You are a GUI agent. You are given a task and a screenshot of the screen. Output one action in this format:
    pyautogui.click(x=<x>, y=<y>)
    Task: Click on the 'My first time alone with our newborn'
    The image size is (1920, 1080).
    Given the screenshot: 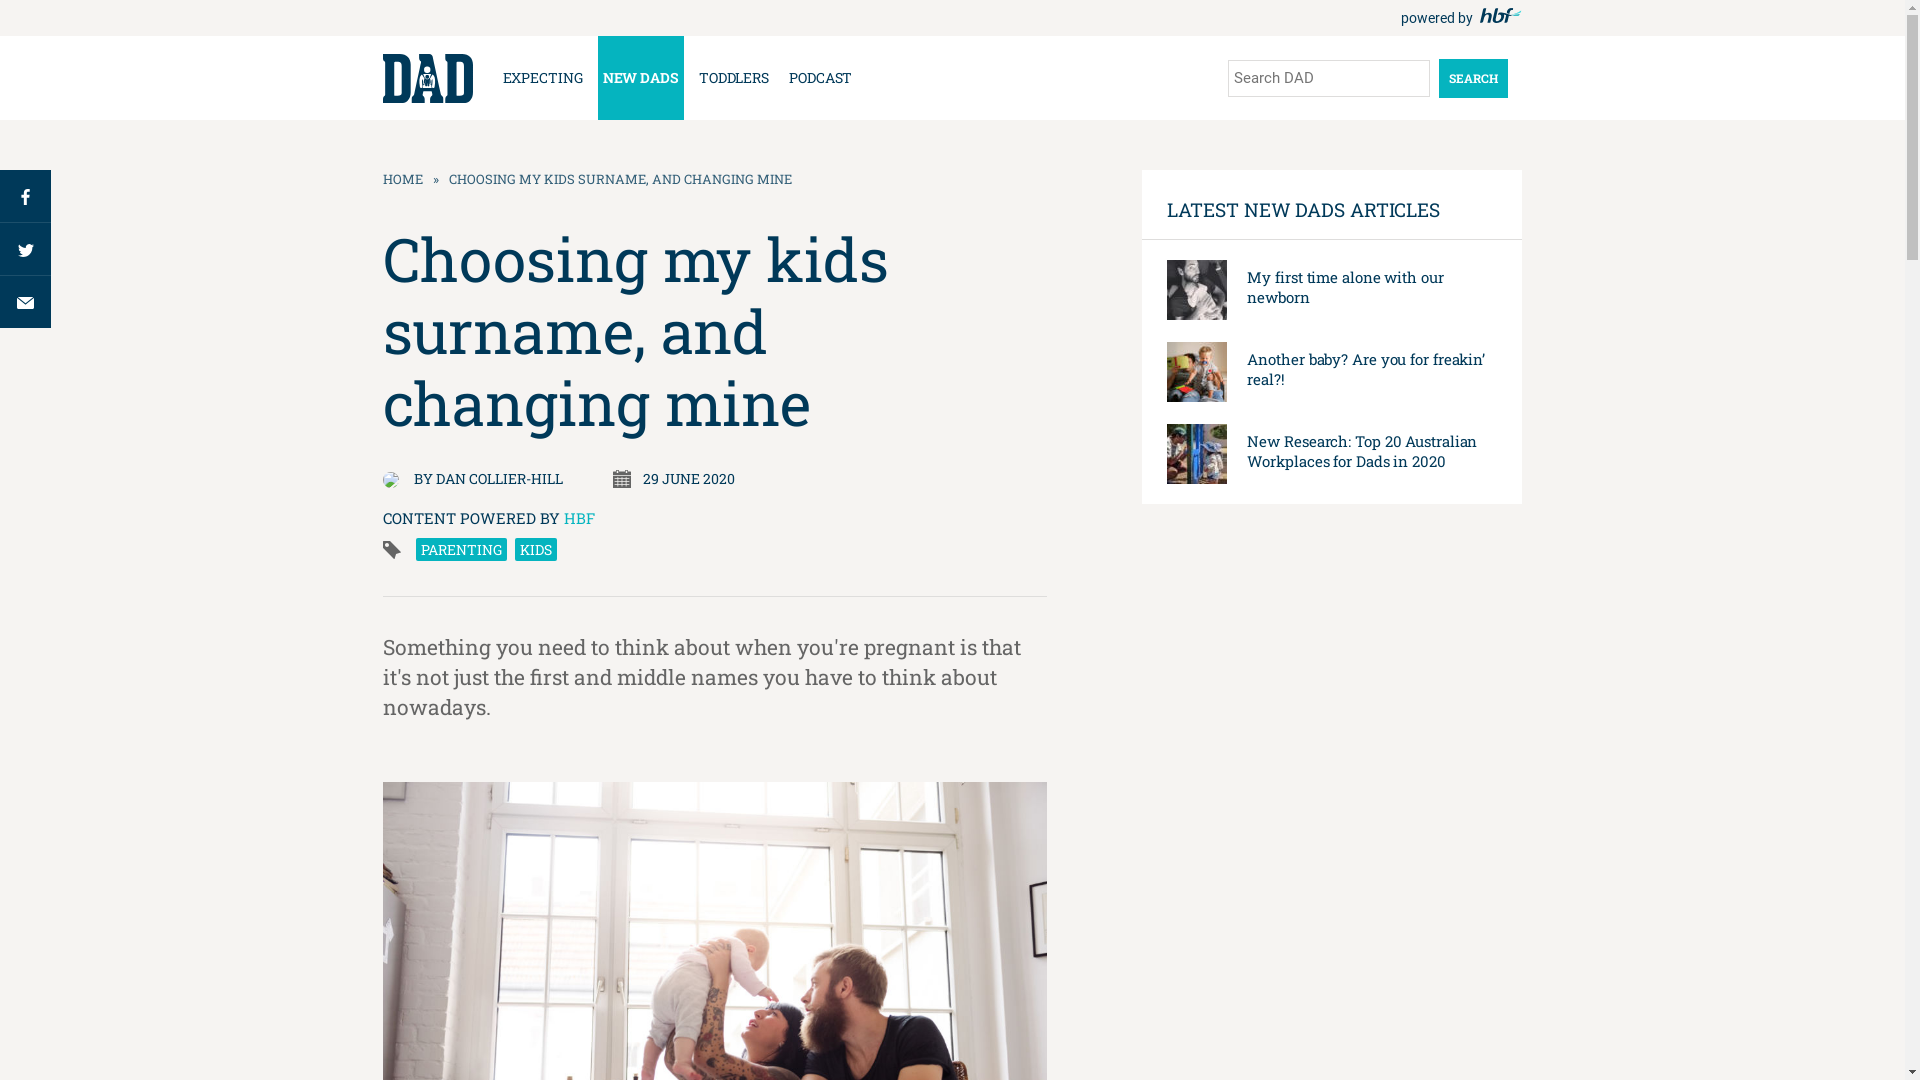 What is the action you would take?
    pyautogui.click(x=1344, y=286)
    